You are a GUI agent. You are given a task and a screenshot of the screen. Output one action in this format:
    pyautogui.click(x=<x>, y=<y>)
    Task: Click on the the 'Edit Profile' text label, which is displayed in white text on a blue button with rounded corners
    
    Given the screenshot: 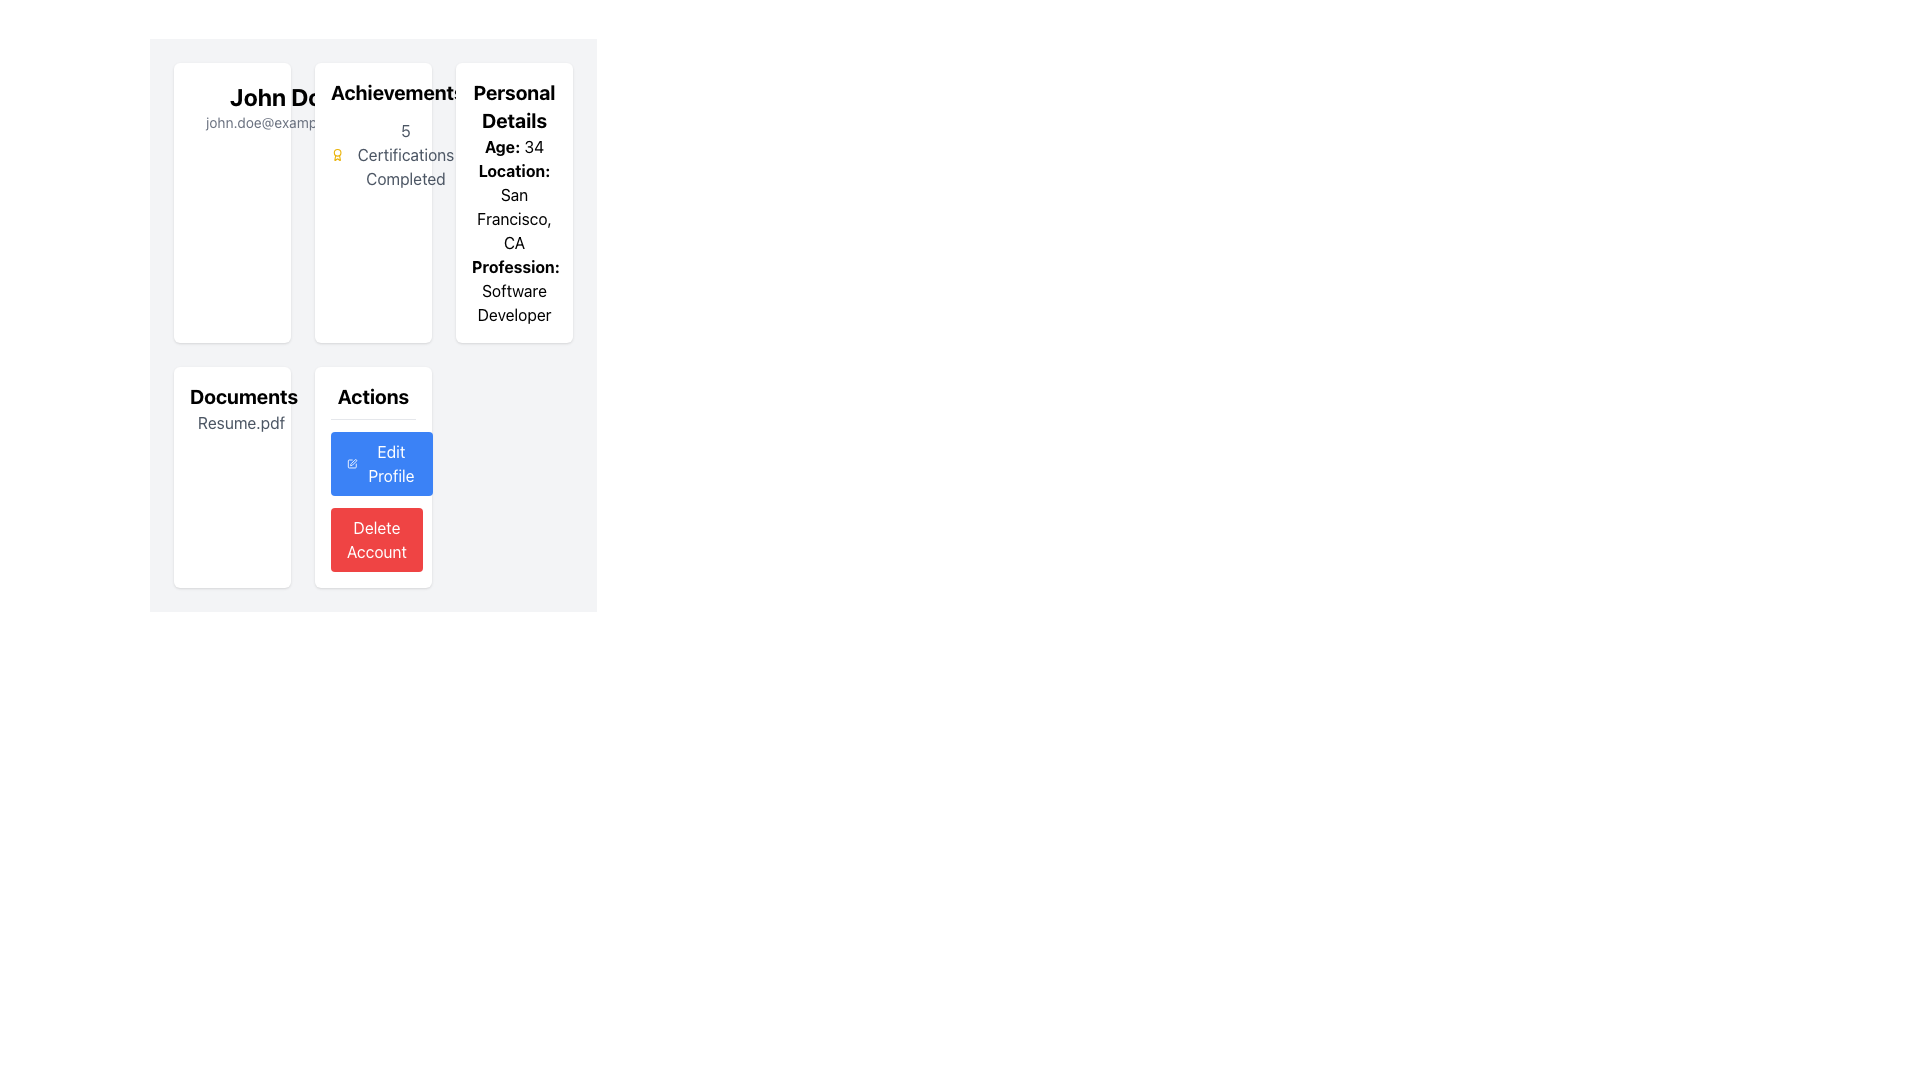 What is the action you would take?
    pyautogui.click(x=391, y=463)
    